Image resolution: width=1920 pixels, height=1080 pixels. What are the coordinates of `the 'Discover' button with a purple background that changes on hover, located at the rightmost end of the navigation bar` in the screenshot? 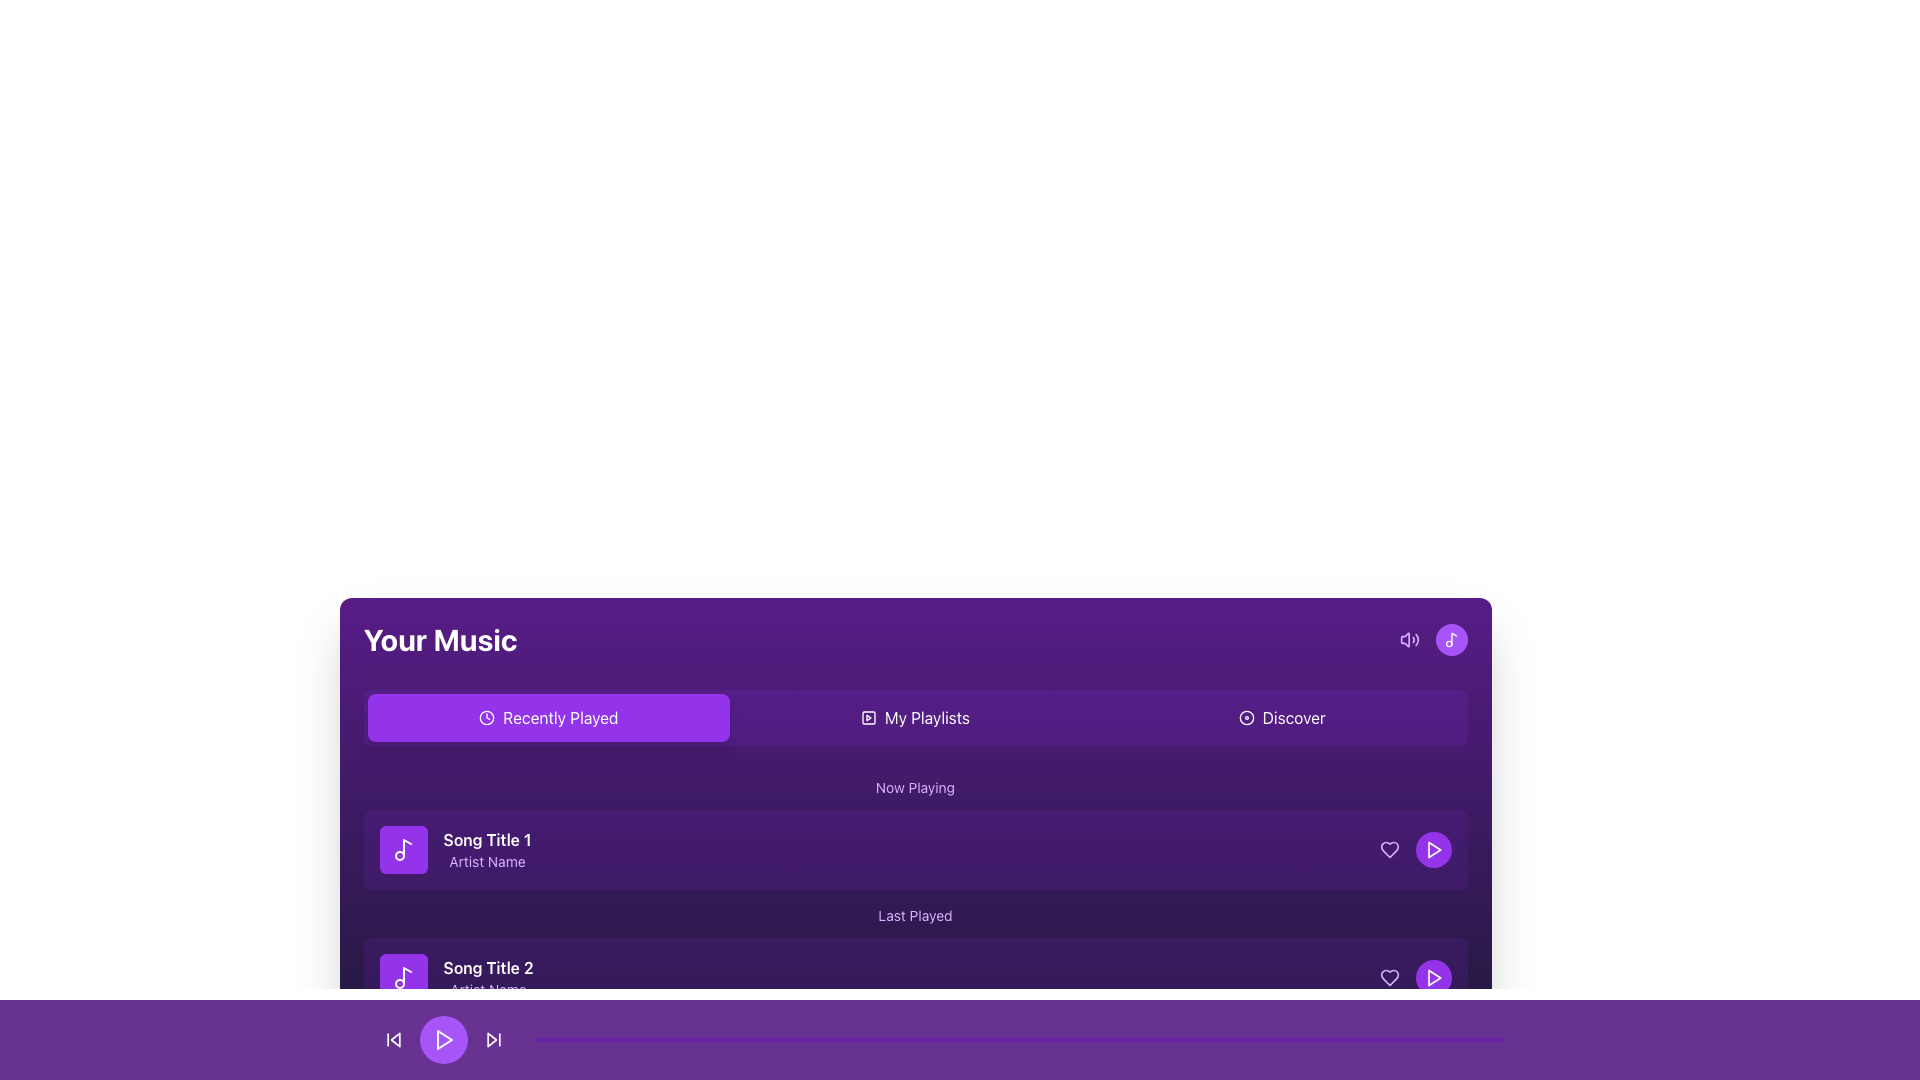 It's located at (1282, 716).